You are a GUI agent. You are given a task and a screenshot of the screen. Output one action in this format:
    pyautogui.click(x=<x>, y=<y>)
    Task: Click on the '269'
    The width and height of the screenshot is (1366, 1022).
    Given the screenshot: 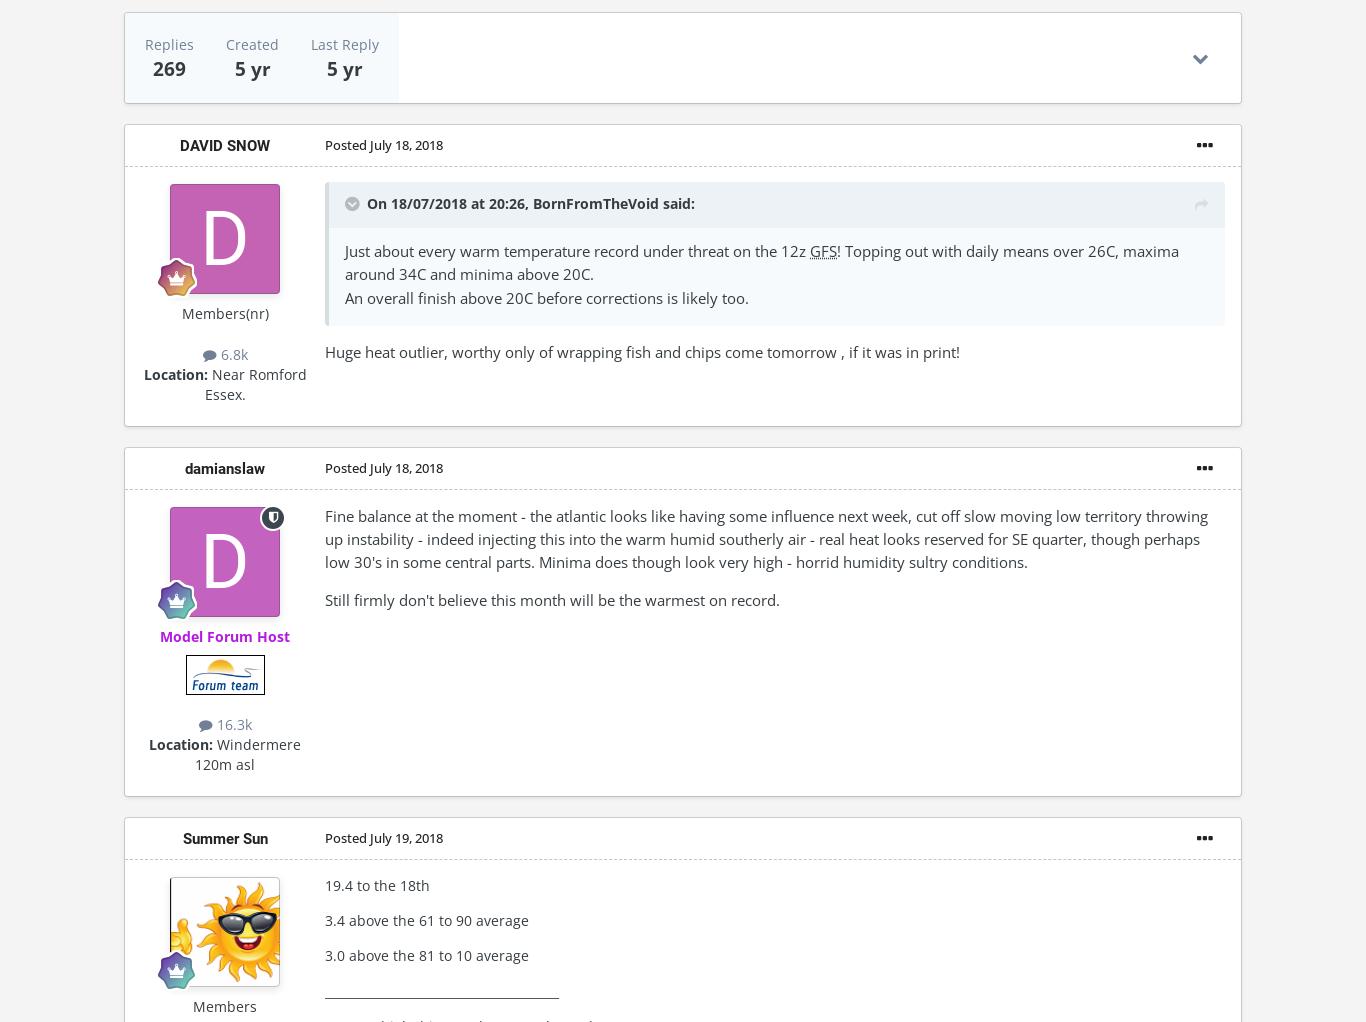 What is the action you would take?
    pyautogui.click(x=168, y=68)
    